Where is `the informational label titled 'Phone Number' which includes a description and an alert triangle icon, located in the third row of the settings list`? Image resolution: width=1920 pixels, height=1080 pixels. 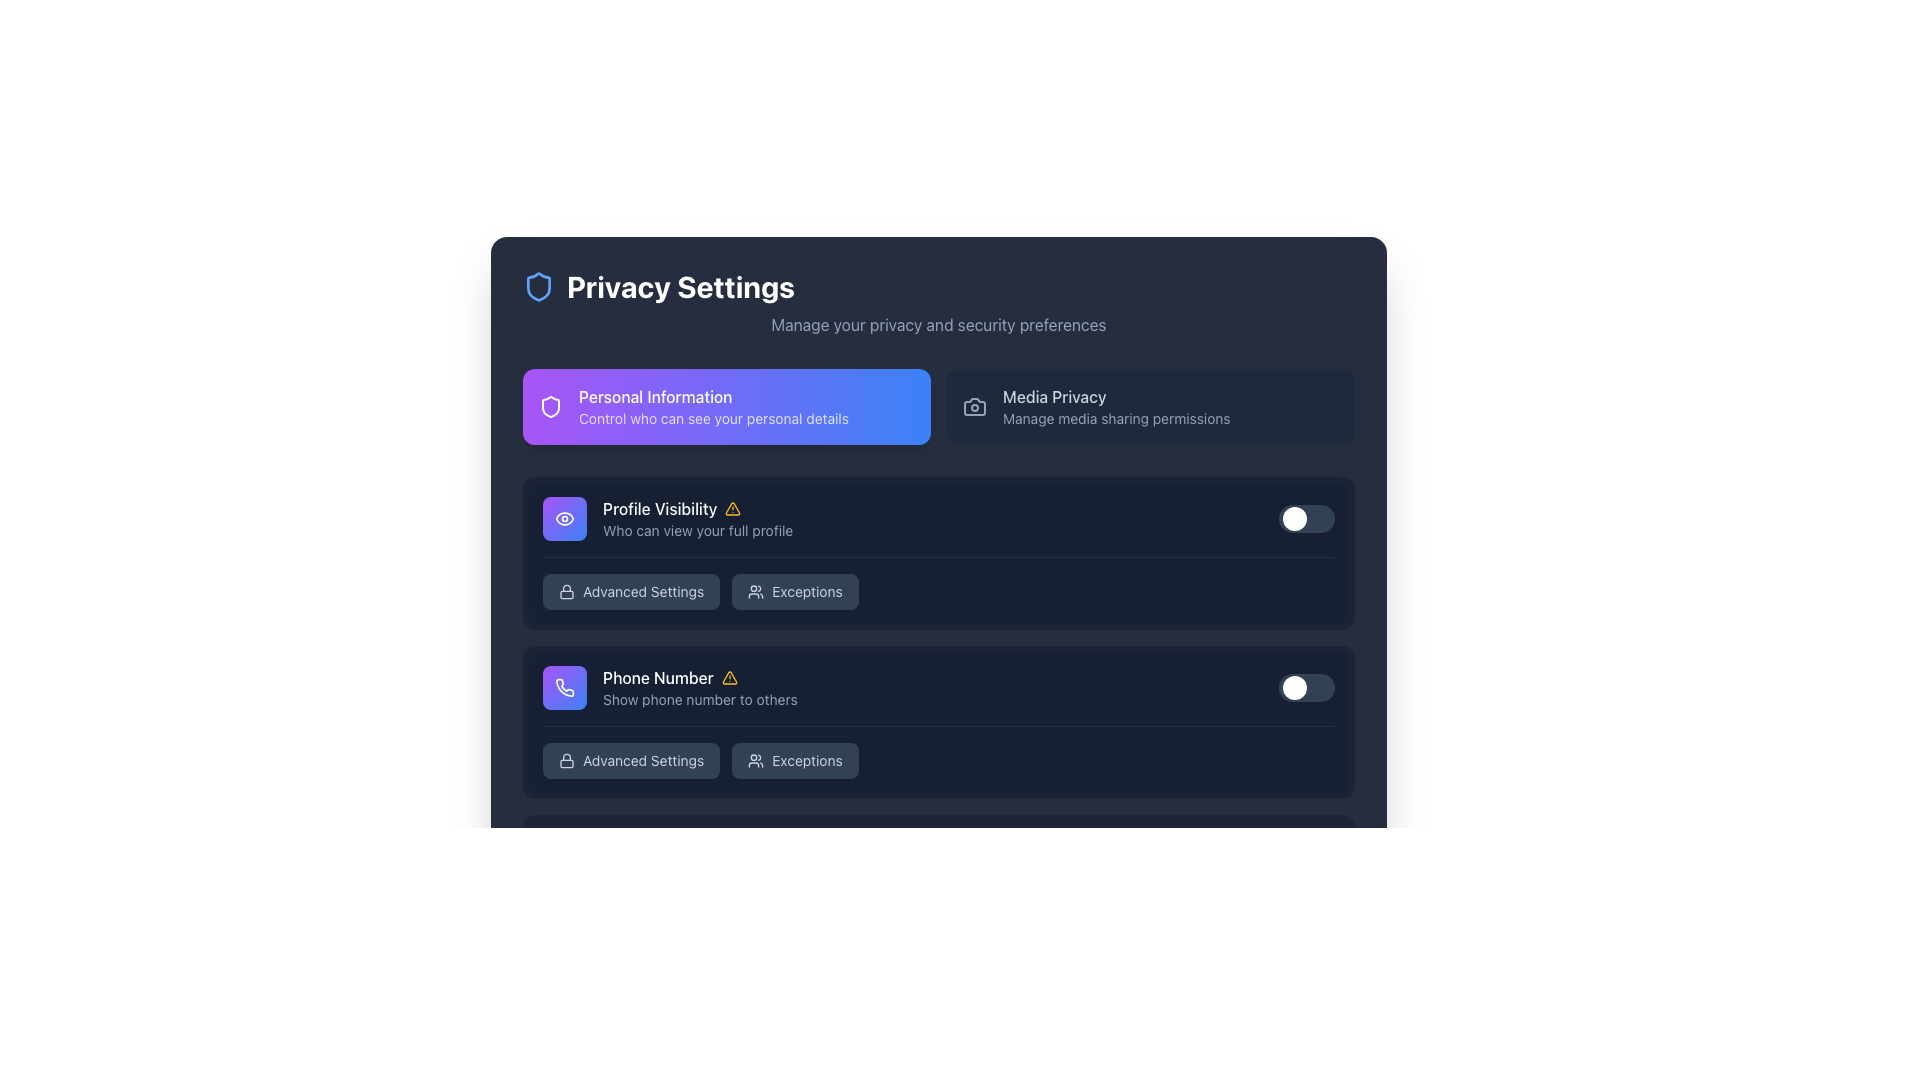
the informational label titled 'Phone Number' which includes a description and an alert triangle icon, located in the third row of the settings list is located at coordinates (700, 686).